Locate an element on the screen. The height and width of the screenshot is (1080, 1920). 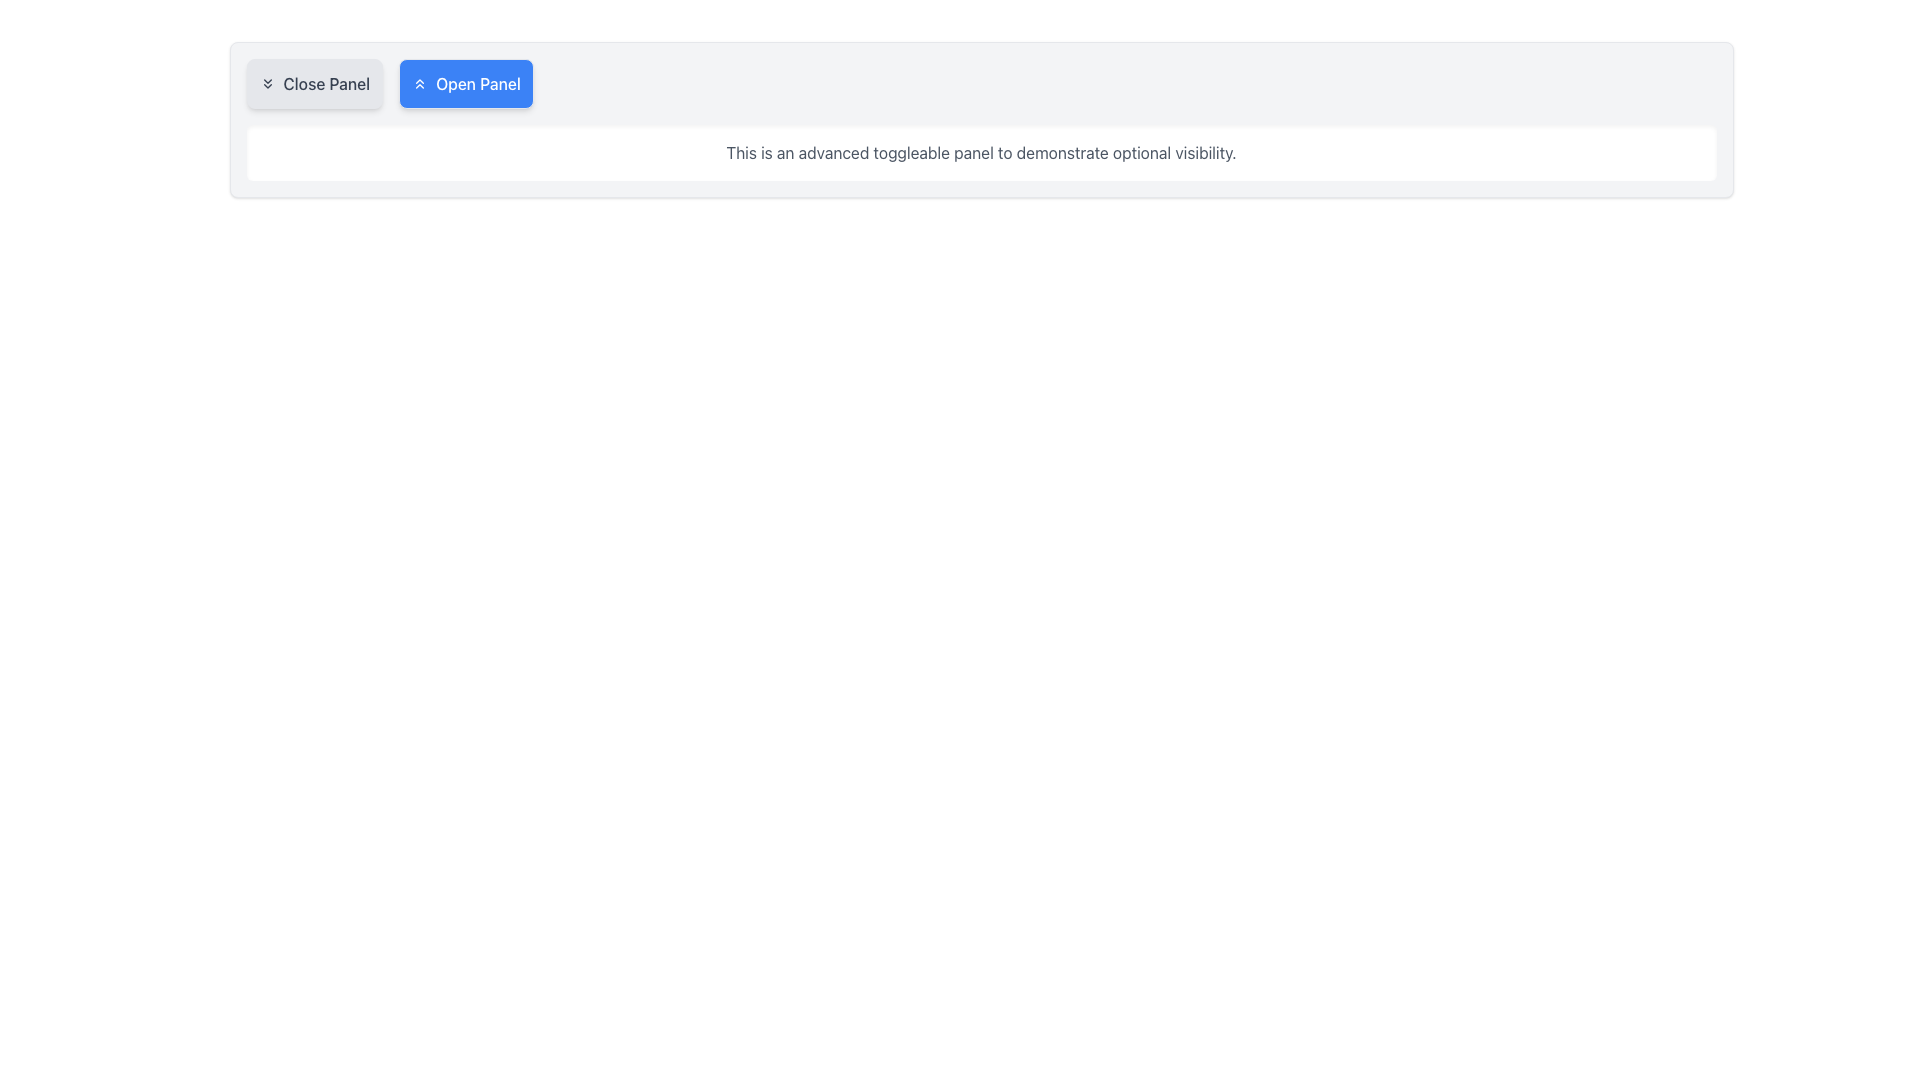
the downwards chevrons icon located inside the 'Close Panel' button, which has a light gray background and rounded rectangular border, positioned to the left of the text 'Close Panel' is located at coordinates (266, 83).